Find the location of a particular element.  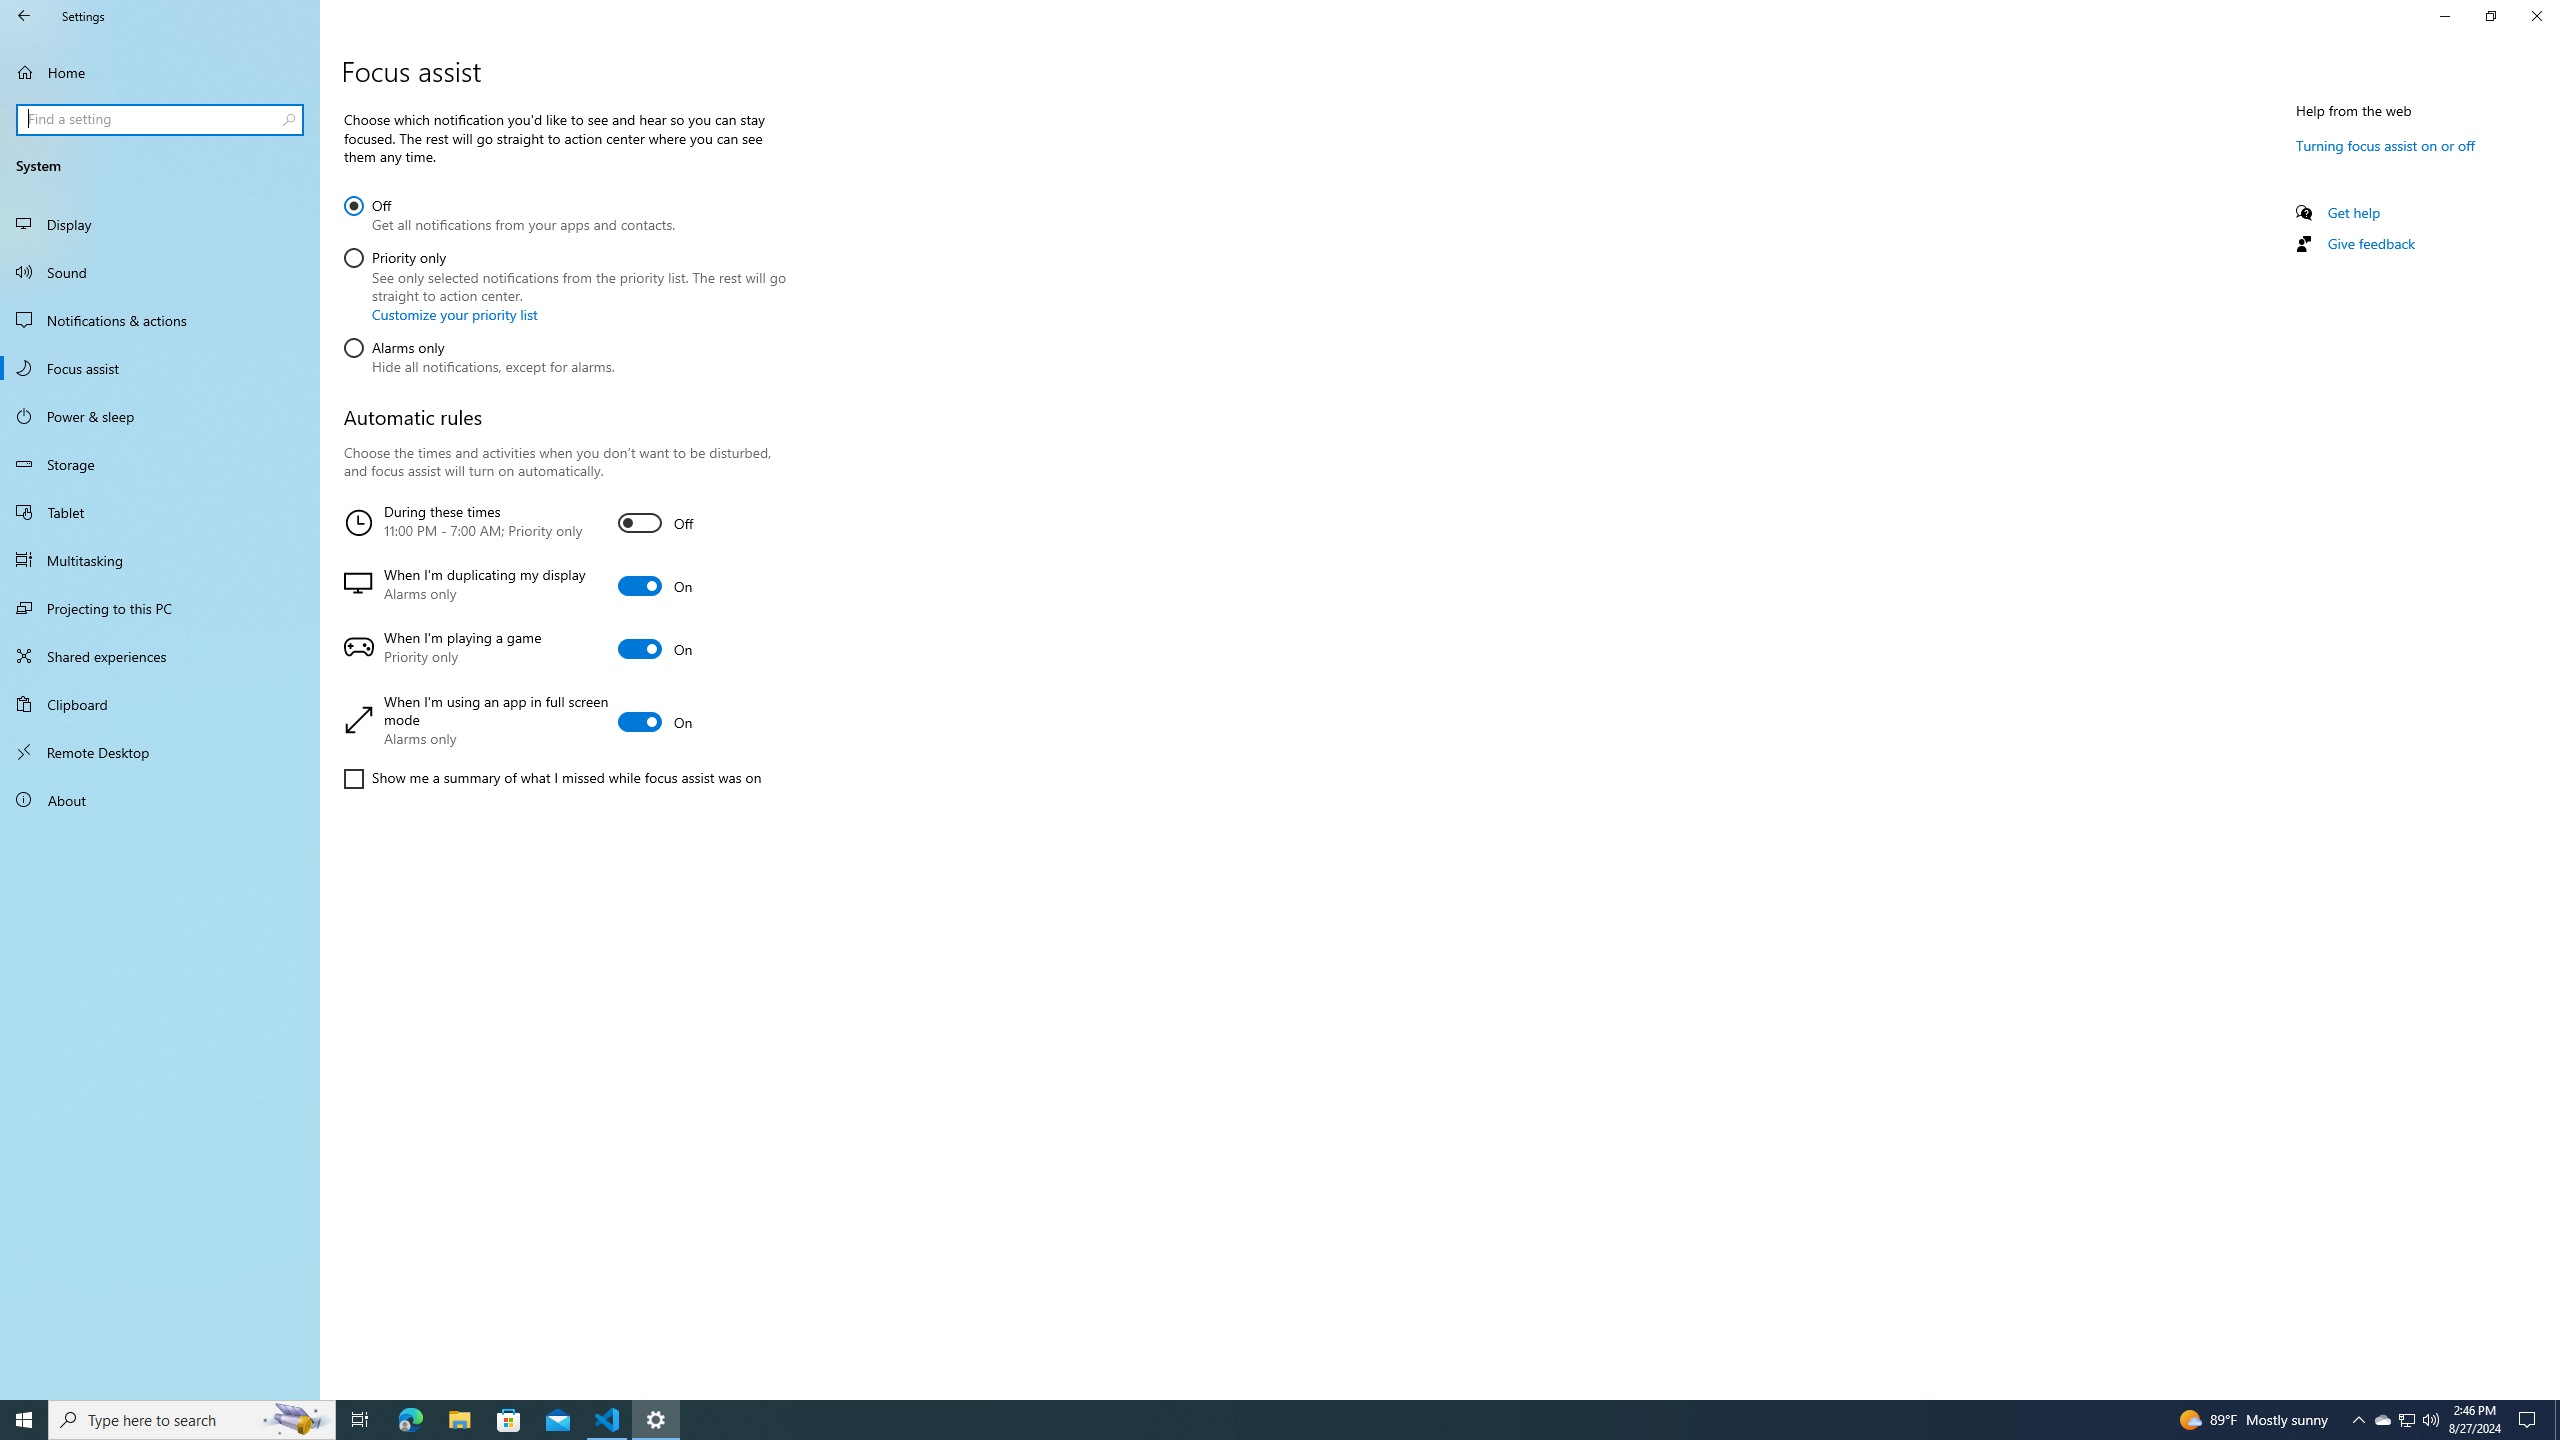

'Back' is located at coordinates (24, 15).